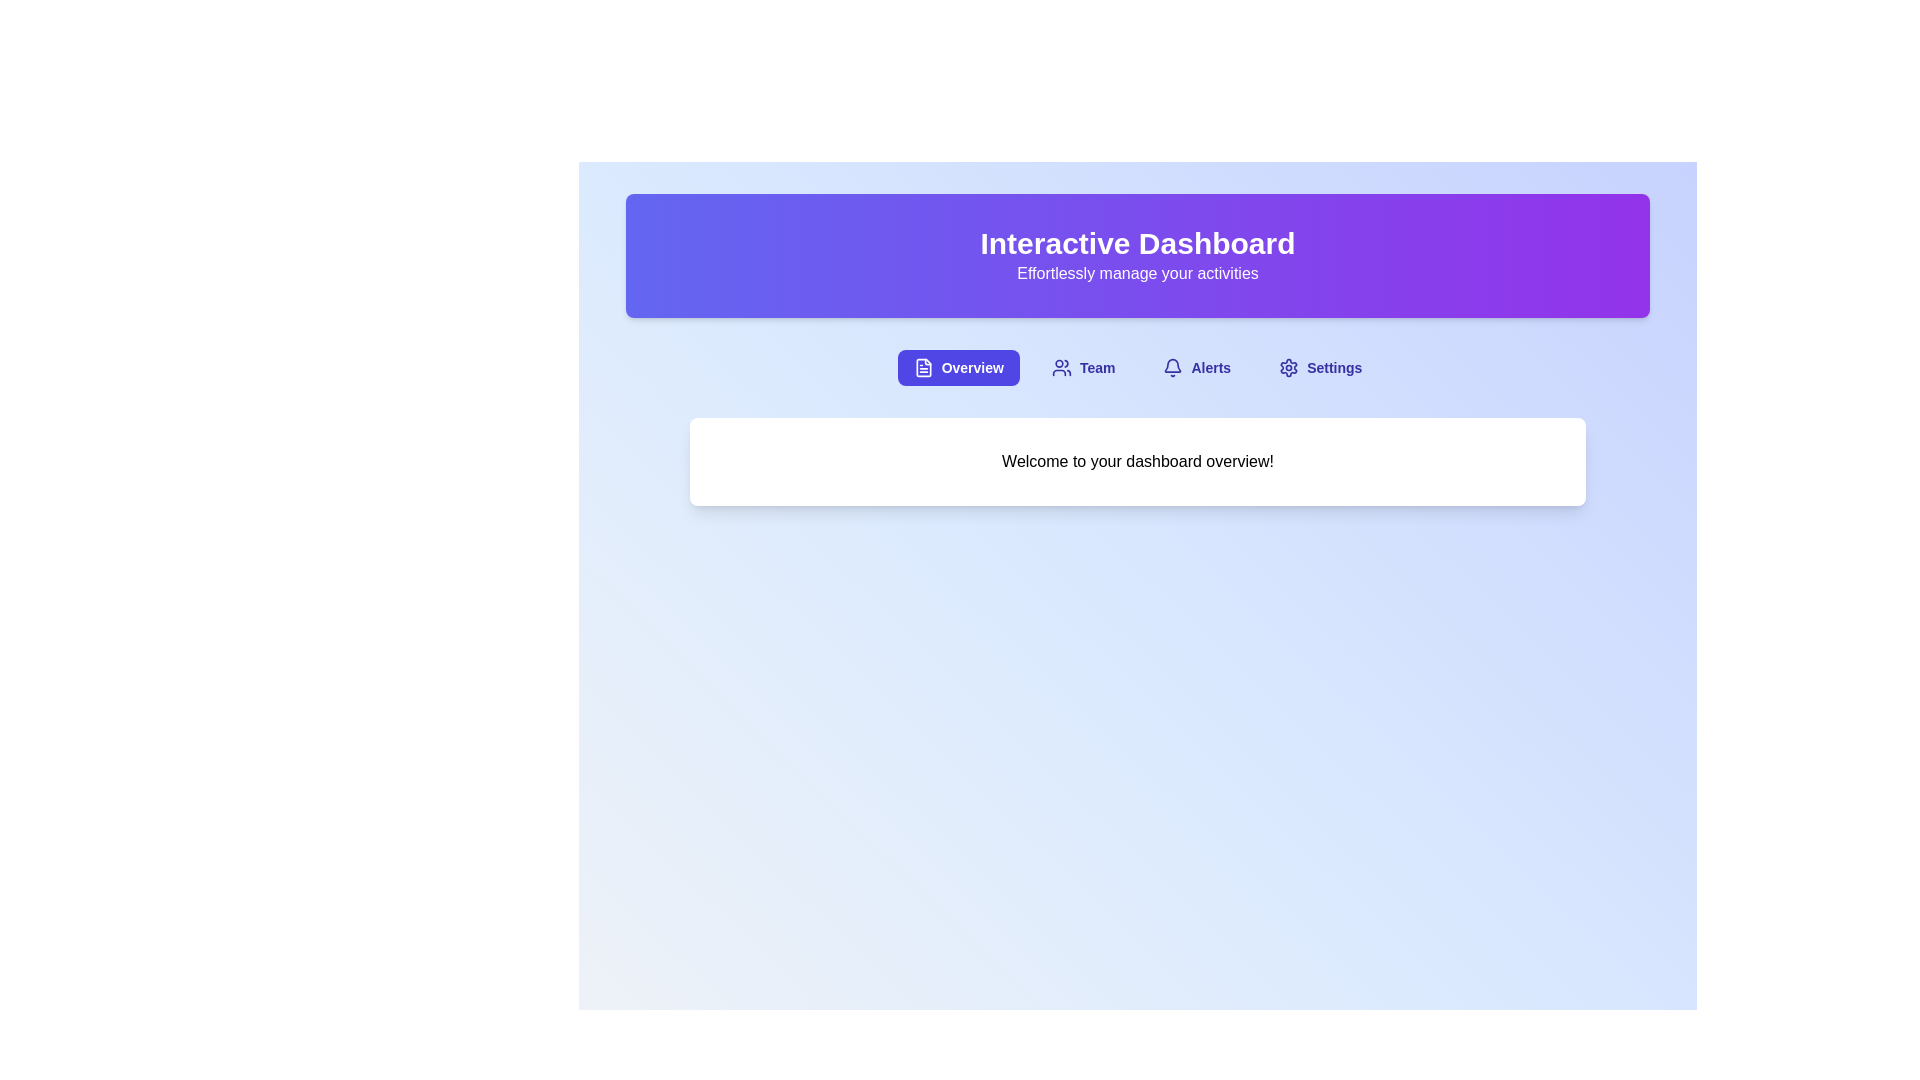 The image size is (1920, 1080). Describe the element at coordinates (922, 367) in the screenshot. I see `the document icon located to the left of the 'Overview' label, which features a rectangular shape with a folded corner and lines indicating text` at that location.